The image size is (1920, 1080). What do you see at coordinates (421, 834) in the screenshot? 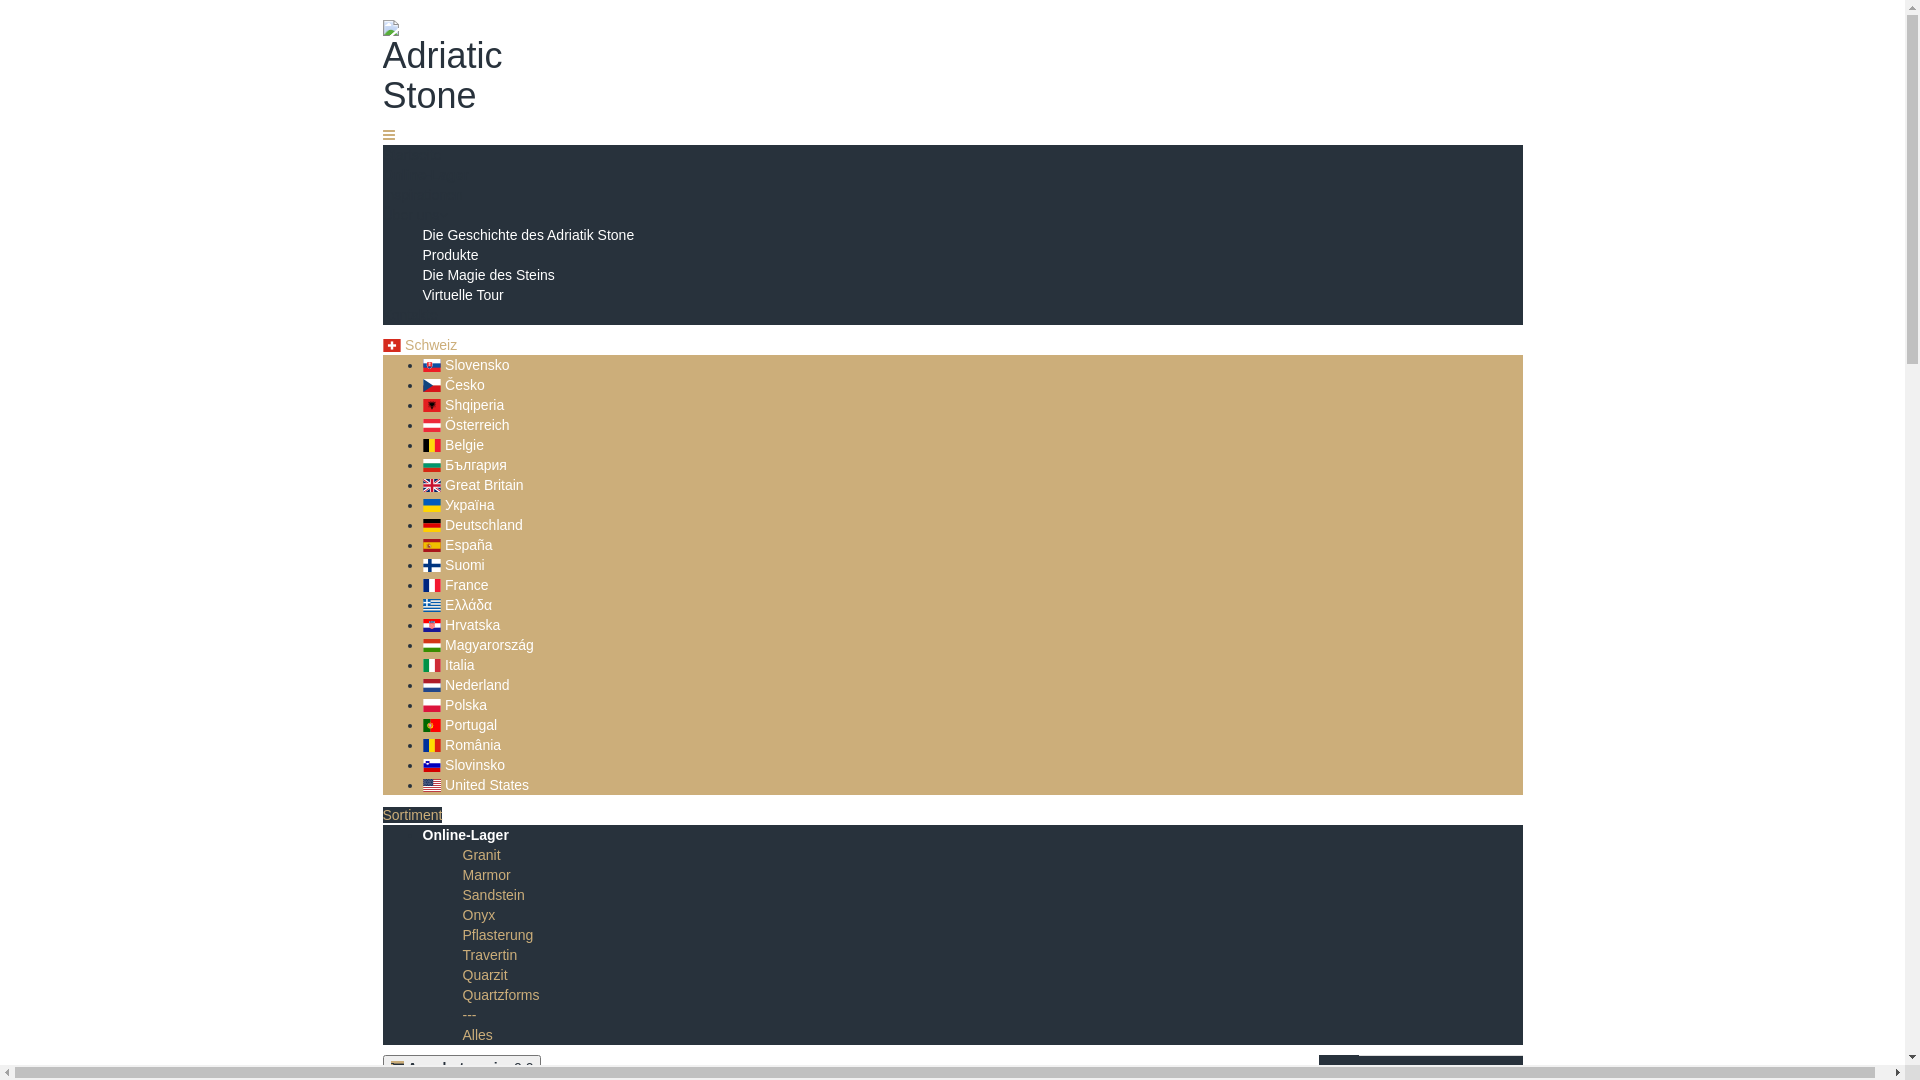
I see `'Online-Lager'` at bounding box center [421, 834].